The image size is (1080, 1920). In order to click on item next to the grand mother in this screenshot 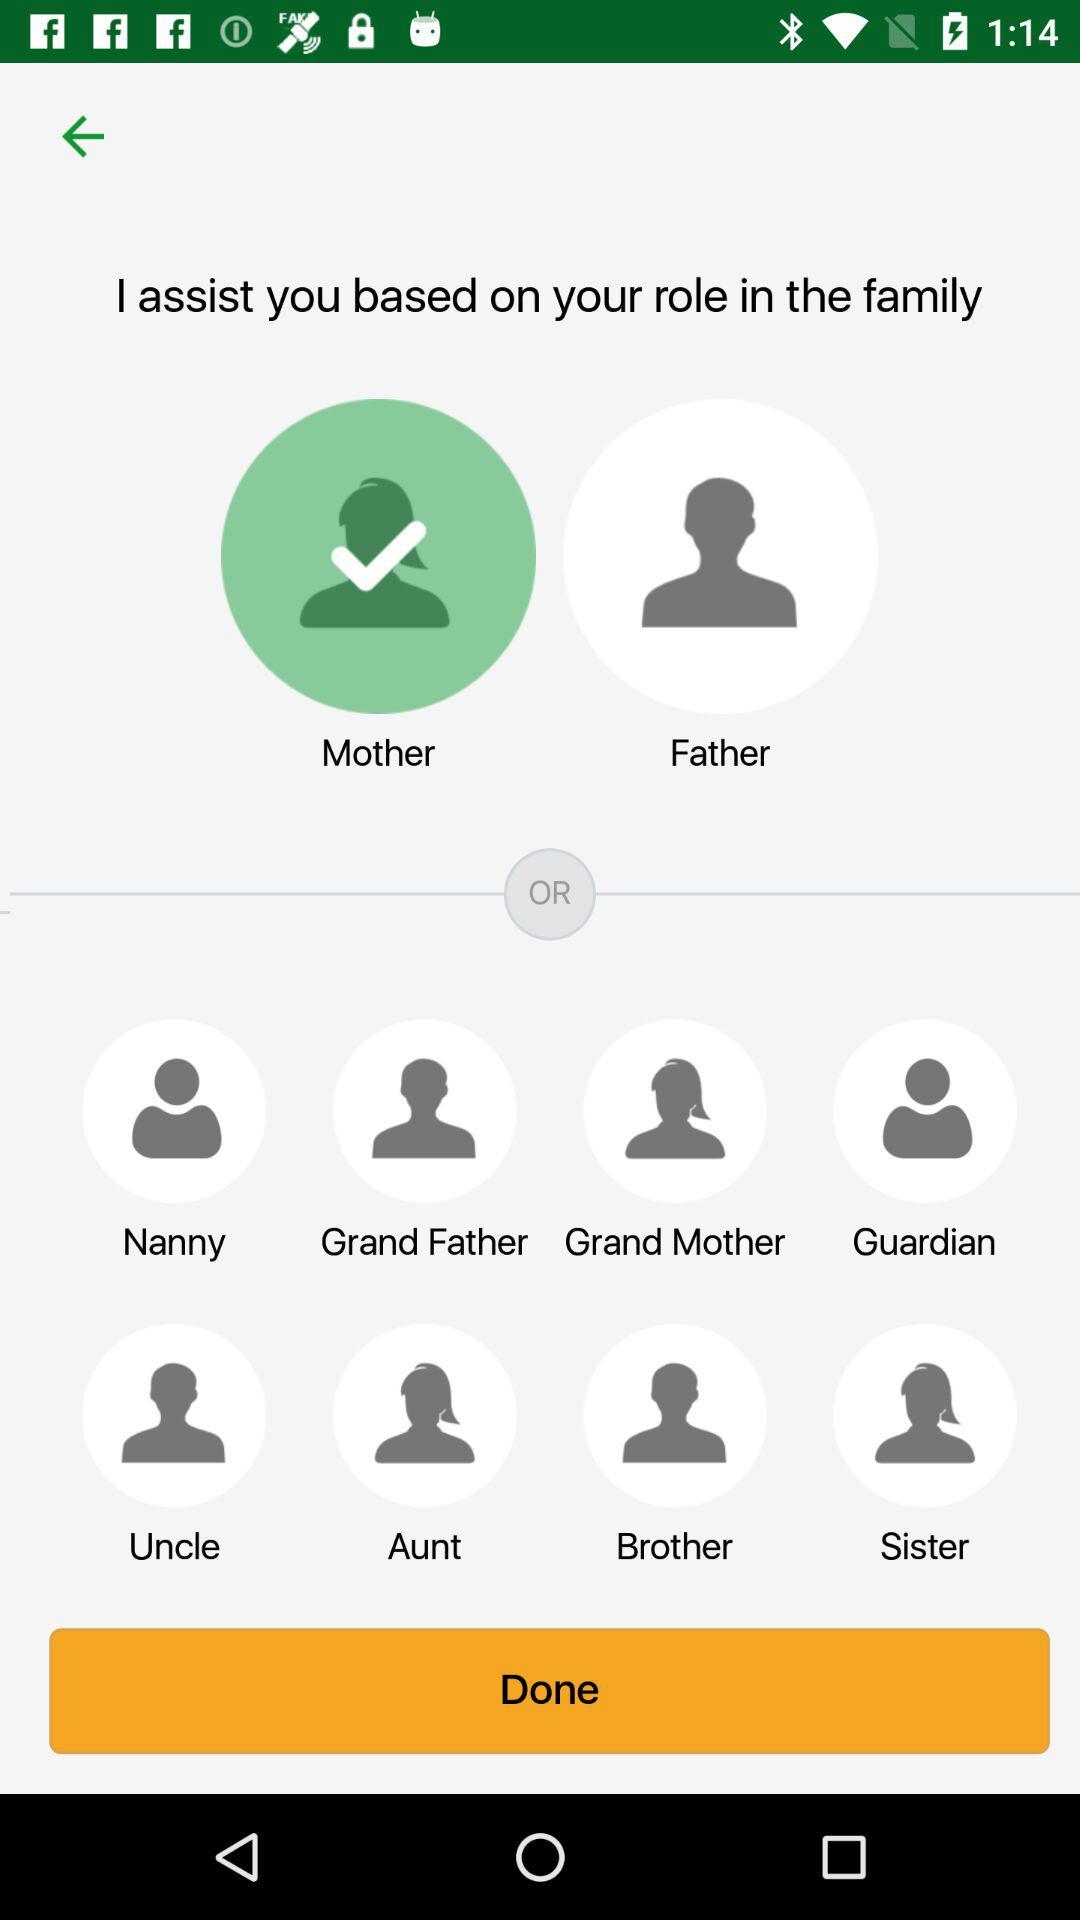, I will do `click(915, 1110)`.